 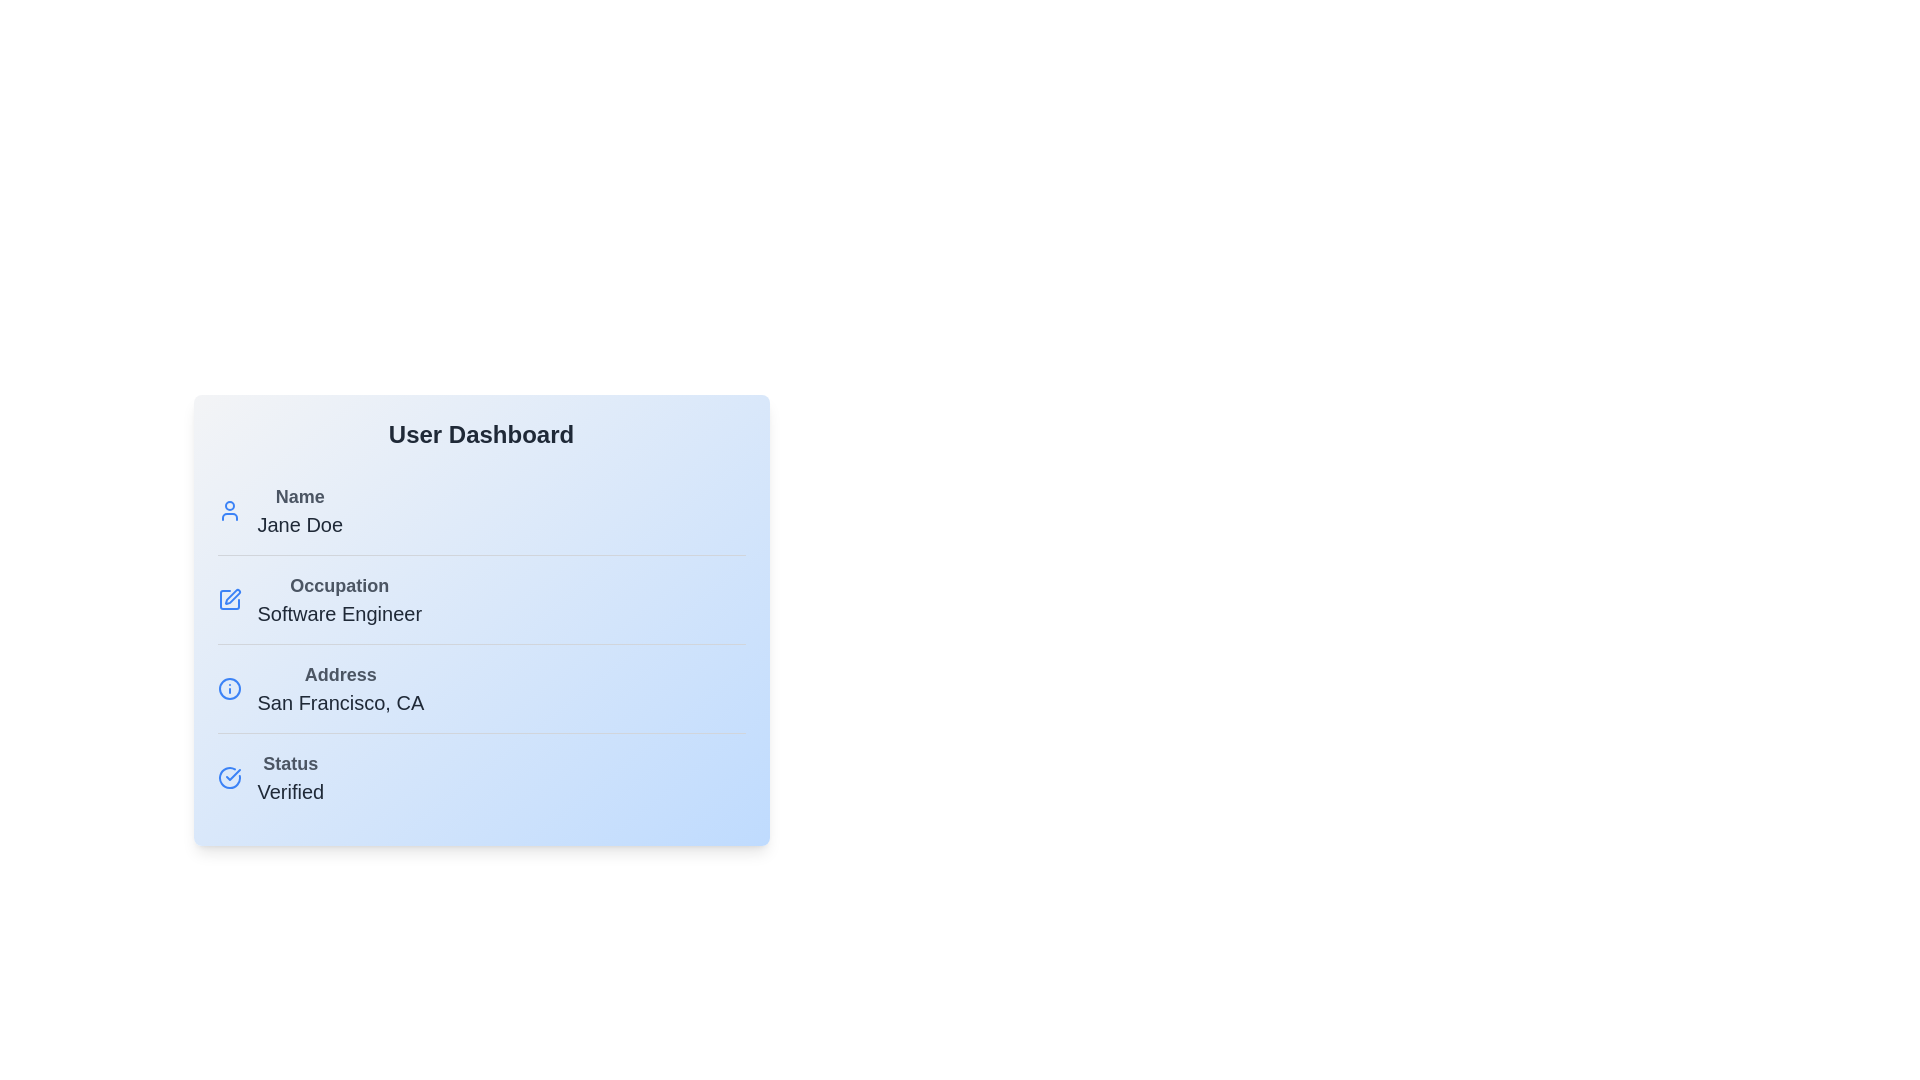 I want to click on the small pen-shaped icon located in the 'Occupation' section of the dashboard, so click(x=232, y=596).